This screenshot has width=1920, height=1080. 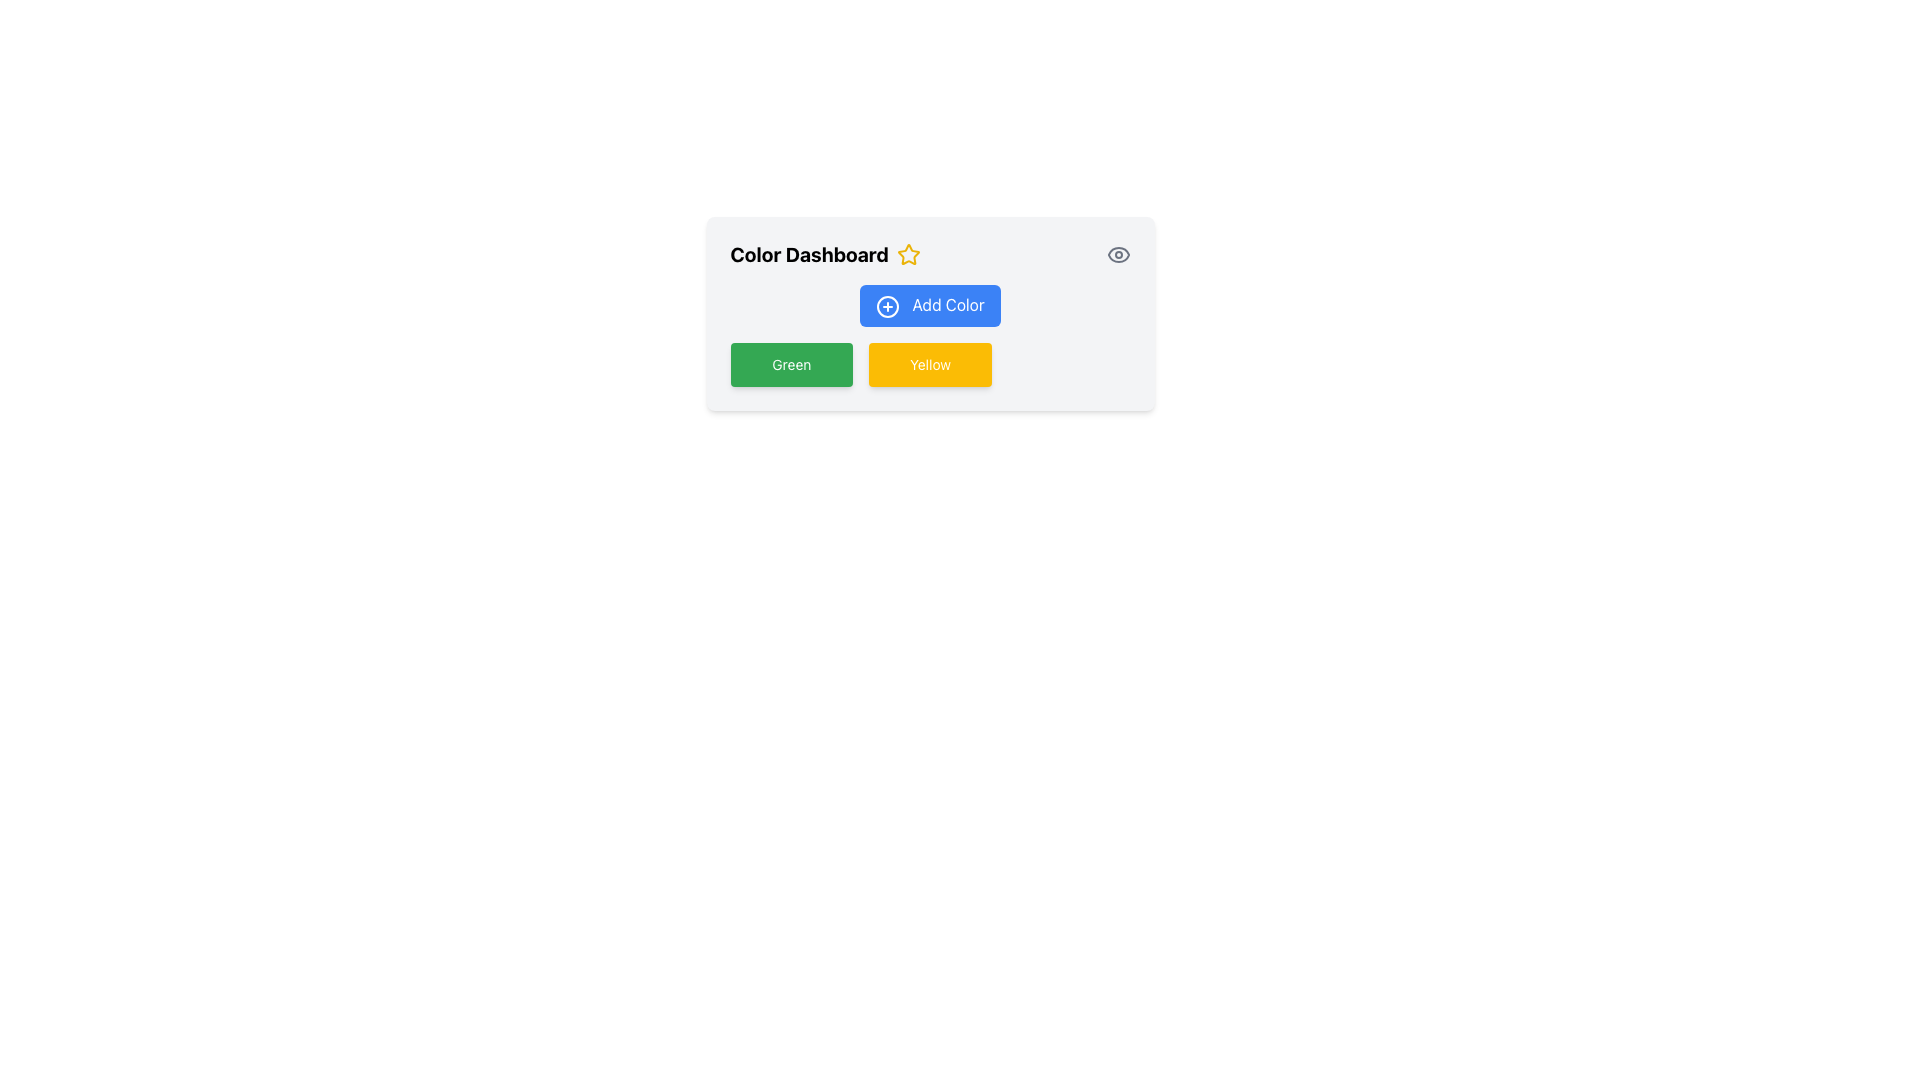 I want to click on the text label within the yellow button located at the center of the button, positioned in the lower-right part of the card layout, so click(x=929, y=364).